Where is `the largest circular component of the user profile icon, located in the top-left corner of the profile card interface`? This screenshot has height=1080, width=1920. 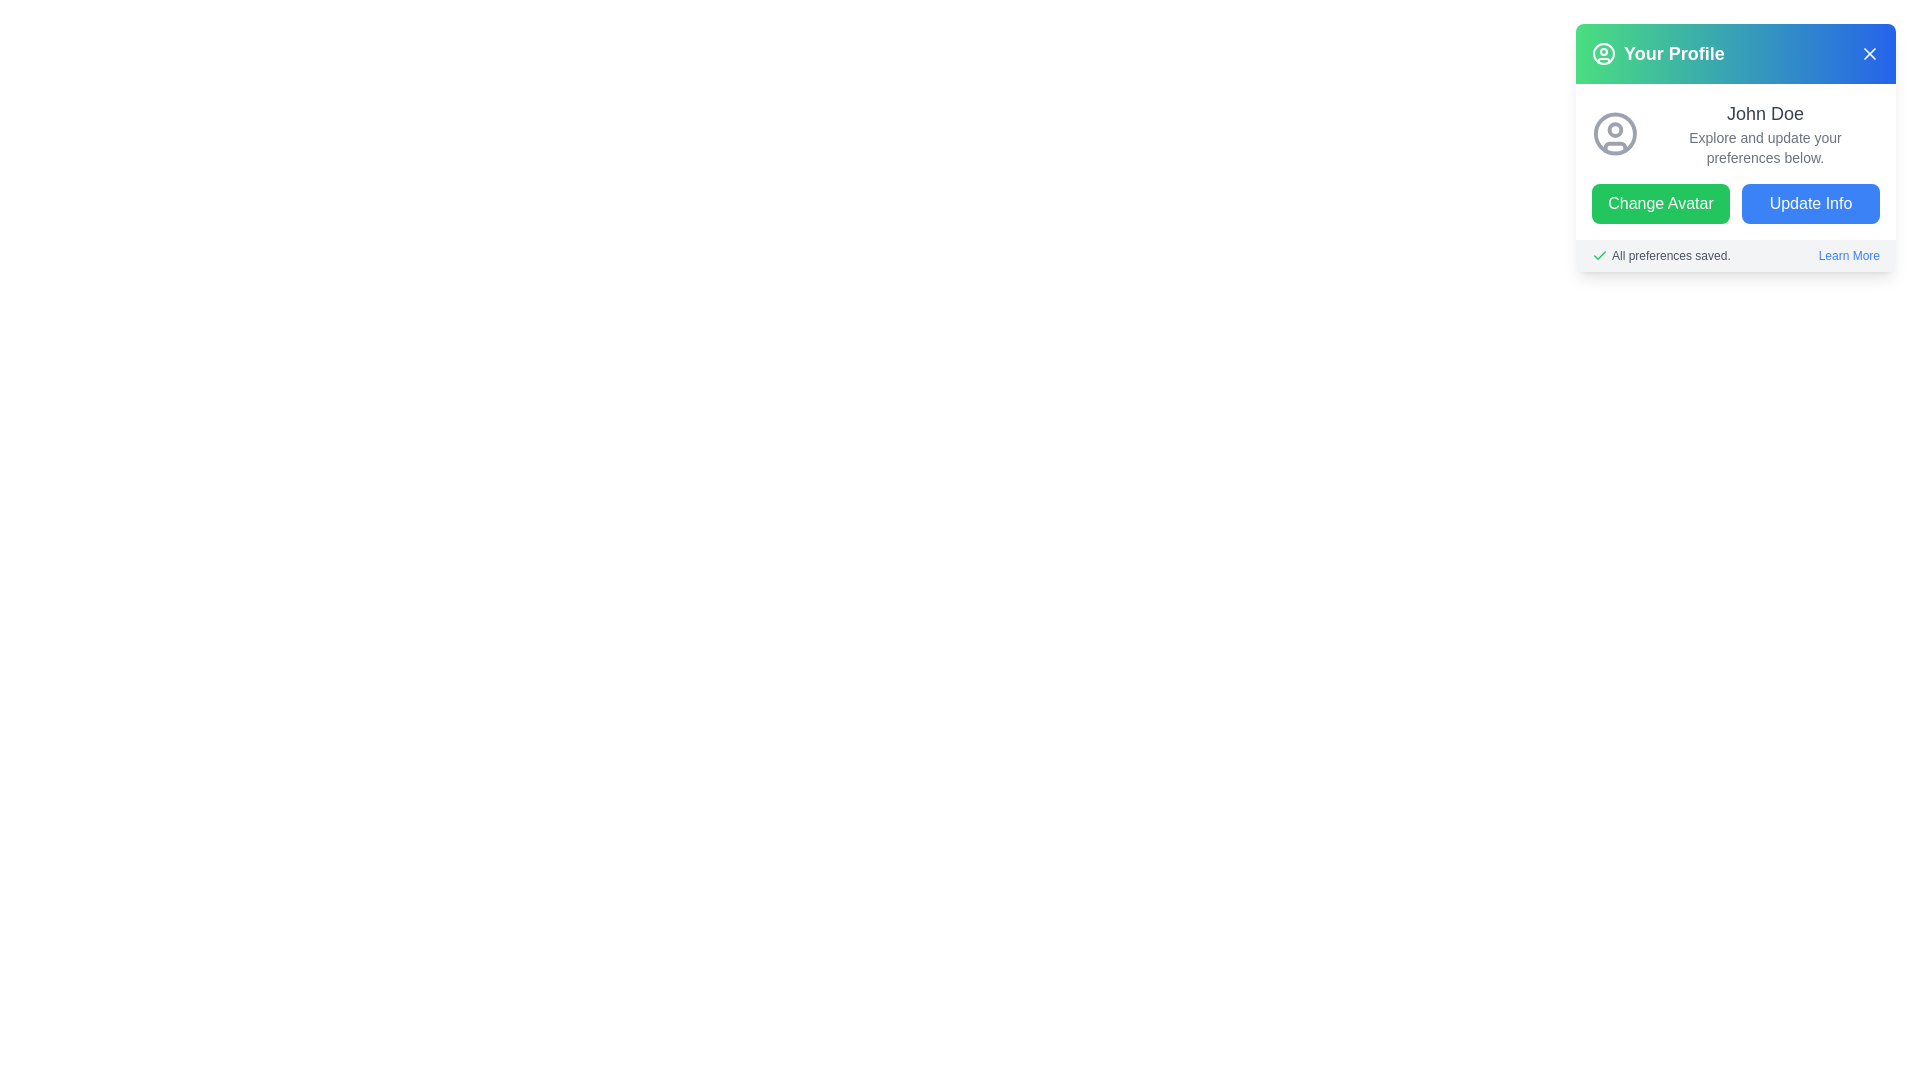 the largest circular component of the user profile icon, located in the top-left corner of the profile card interface is located at coordinates (1603, 53).